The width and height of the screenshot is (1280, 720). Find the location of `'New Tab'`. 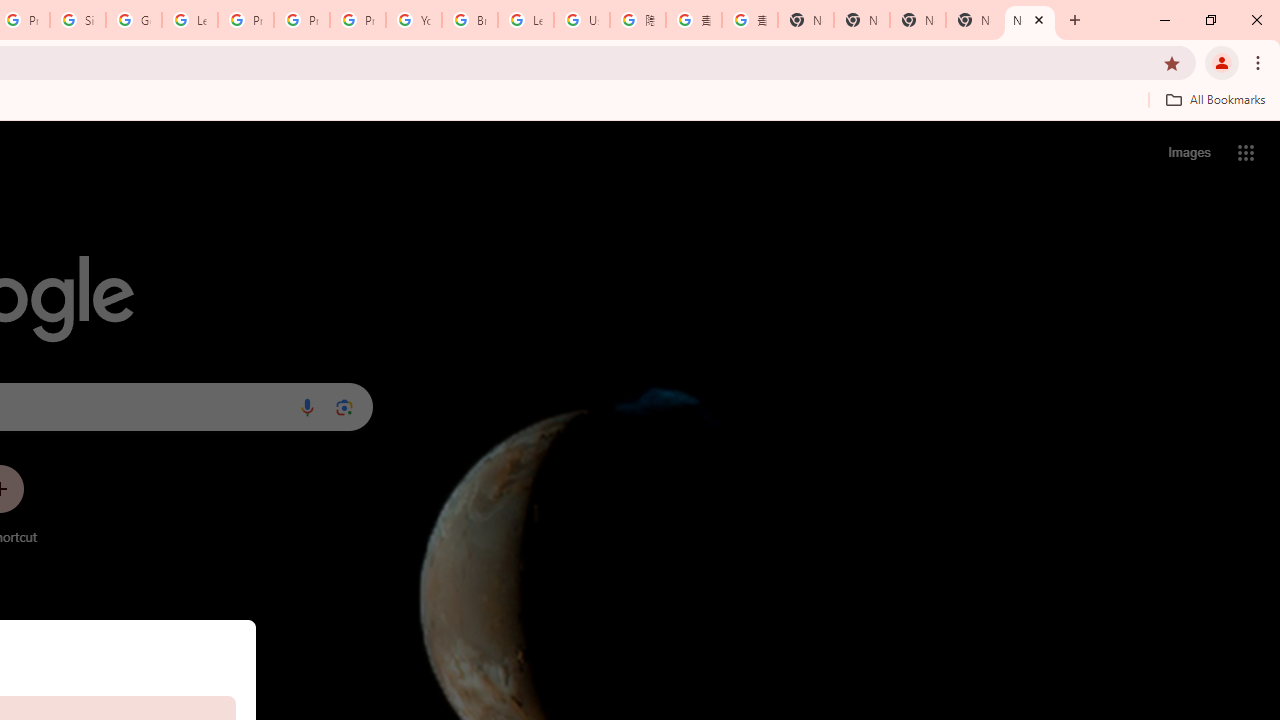

'New Tab' is located at coordinates (1030, 20).